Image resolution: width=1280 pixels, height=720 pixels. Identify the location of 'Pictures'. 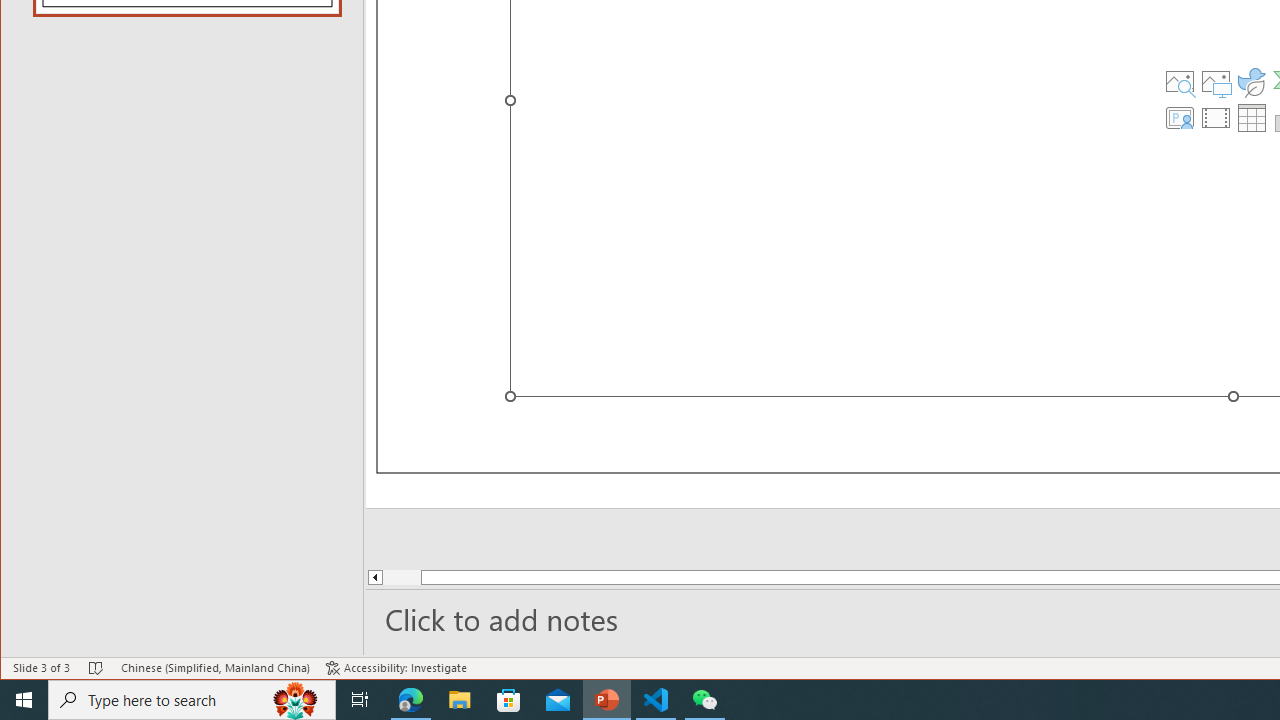
(1215, 81).